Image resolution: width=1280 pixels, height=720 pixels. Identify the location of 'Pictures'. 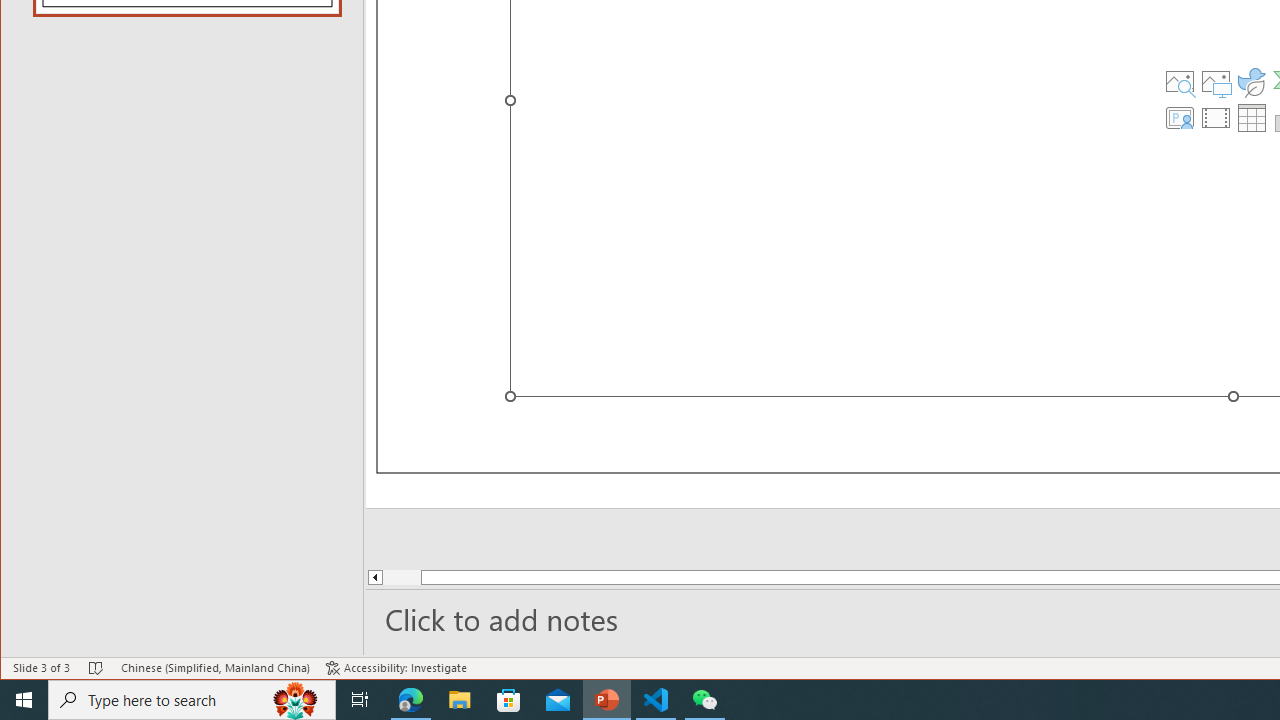
(1215, 81).